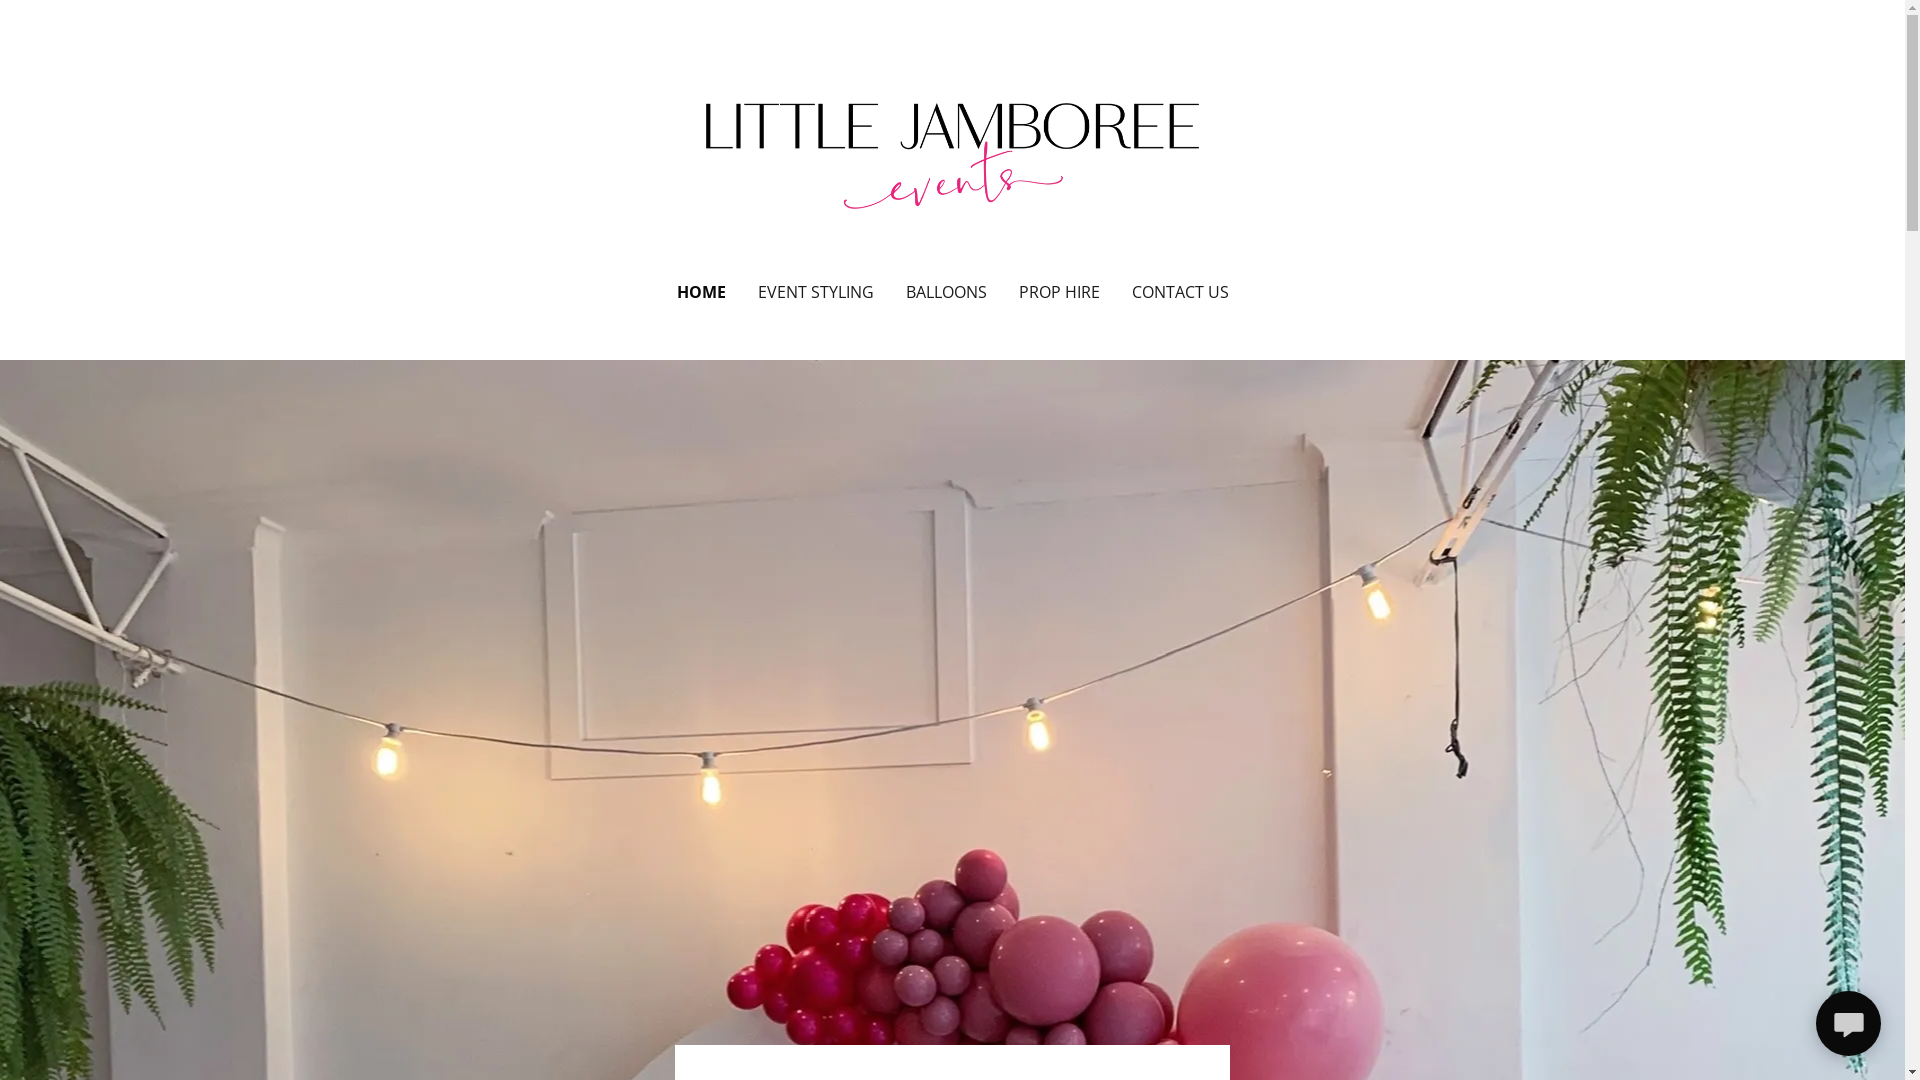 The image size is (1920, 1080). I want to click on 'Little Jamboree, so click(951, 153).